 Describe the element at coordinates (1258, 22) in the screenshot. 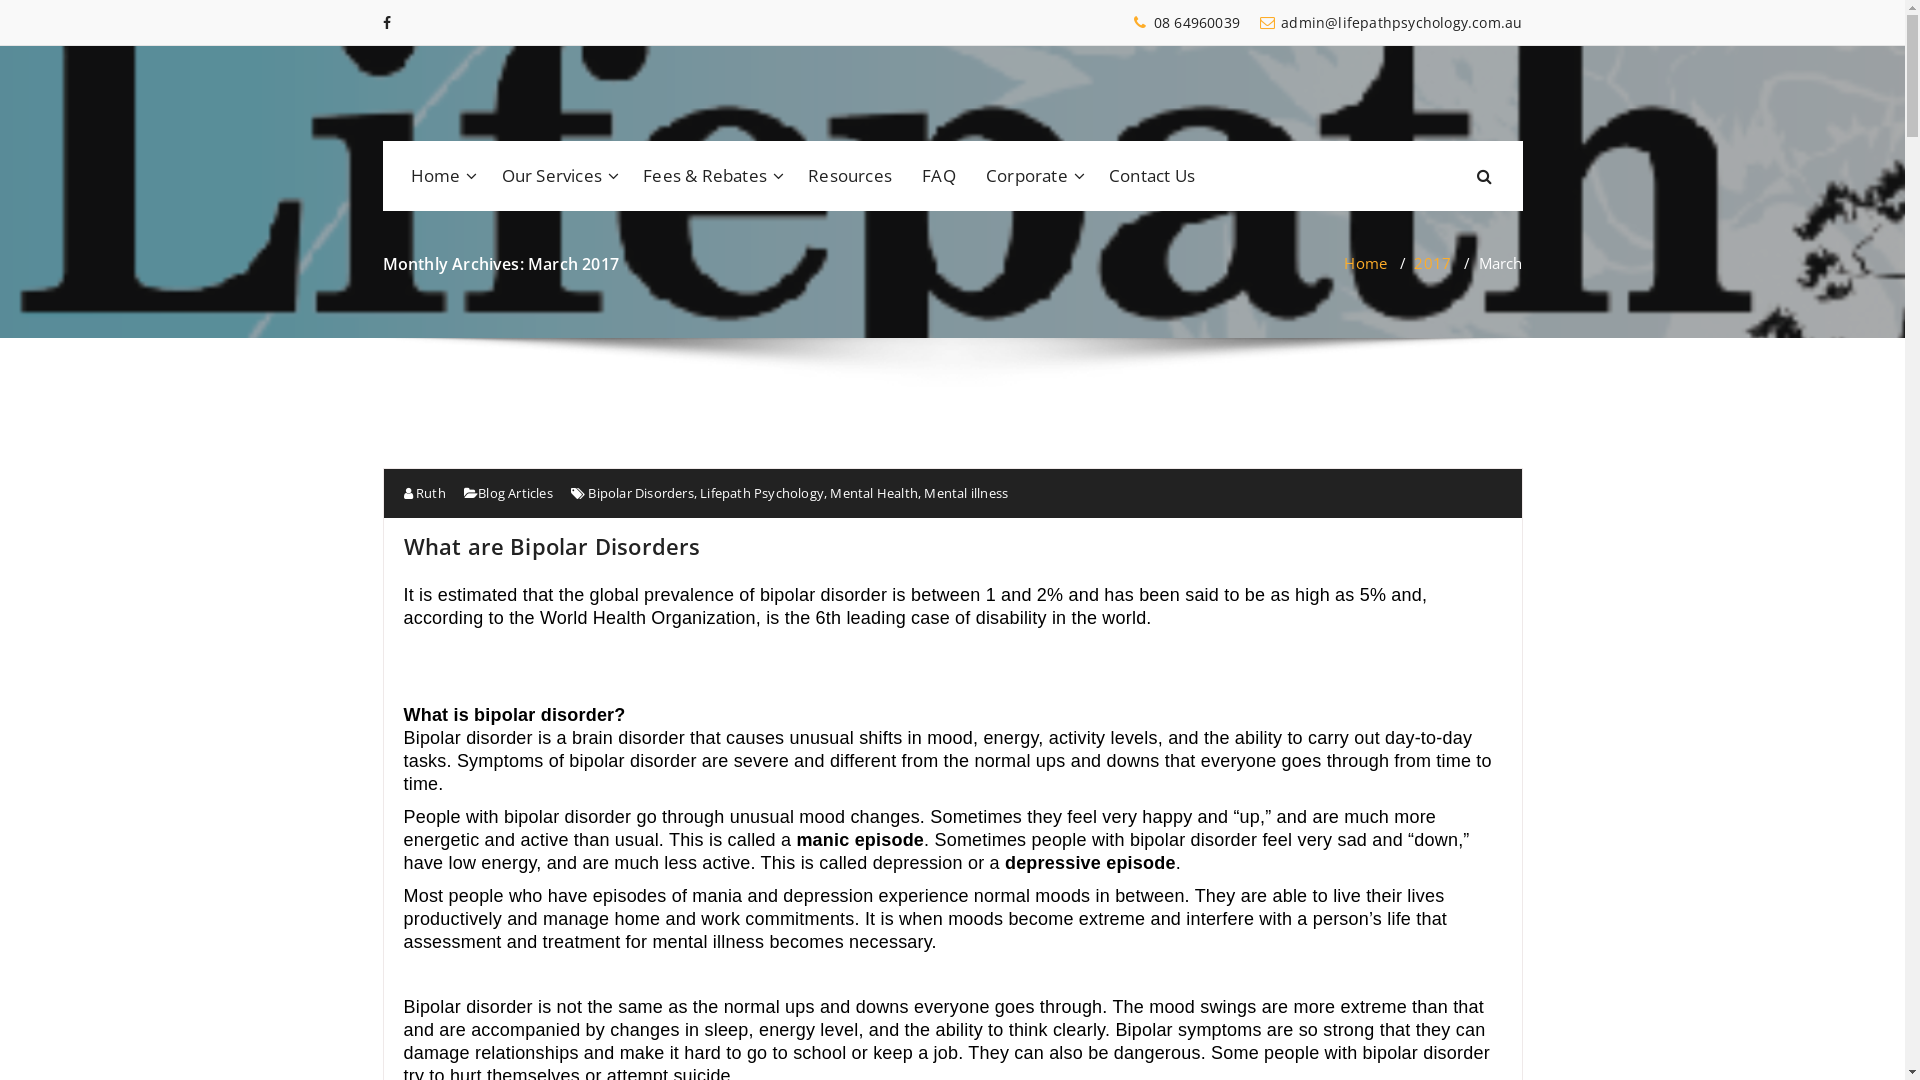

I see `'admin@lifepathpsychology.com.au'` at that location.